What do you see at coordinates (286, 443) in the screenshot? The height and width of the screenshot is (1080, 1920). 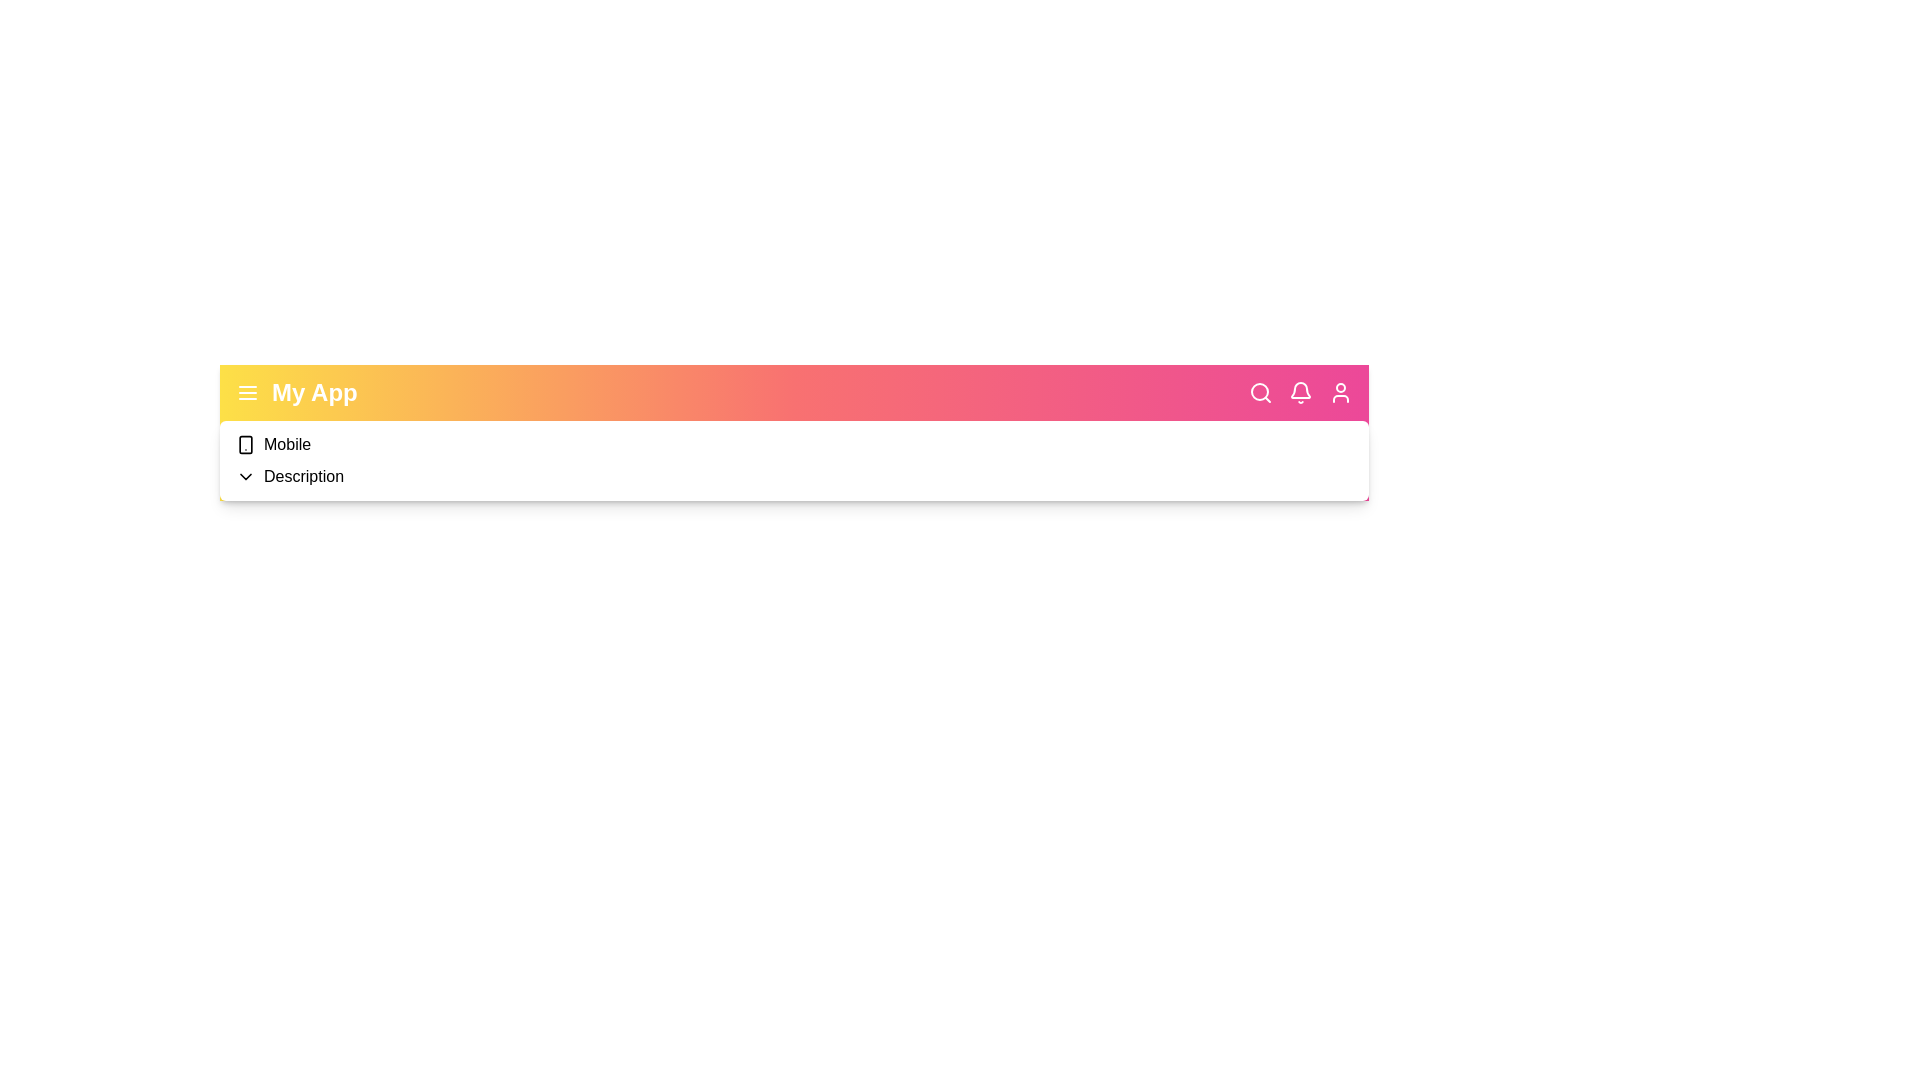 I see `the 'Mobile' dropdown item` at bounding box center [286, 443].